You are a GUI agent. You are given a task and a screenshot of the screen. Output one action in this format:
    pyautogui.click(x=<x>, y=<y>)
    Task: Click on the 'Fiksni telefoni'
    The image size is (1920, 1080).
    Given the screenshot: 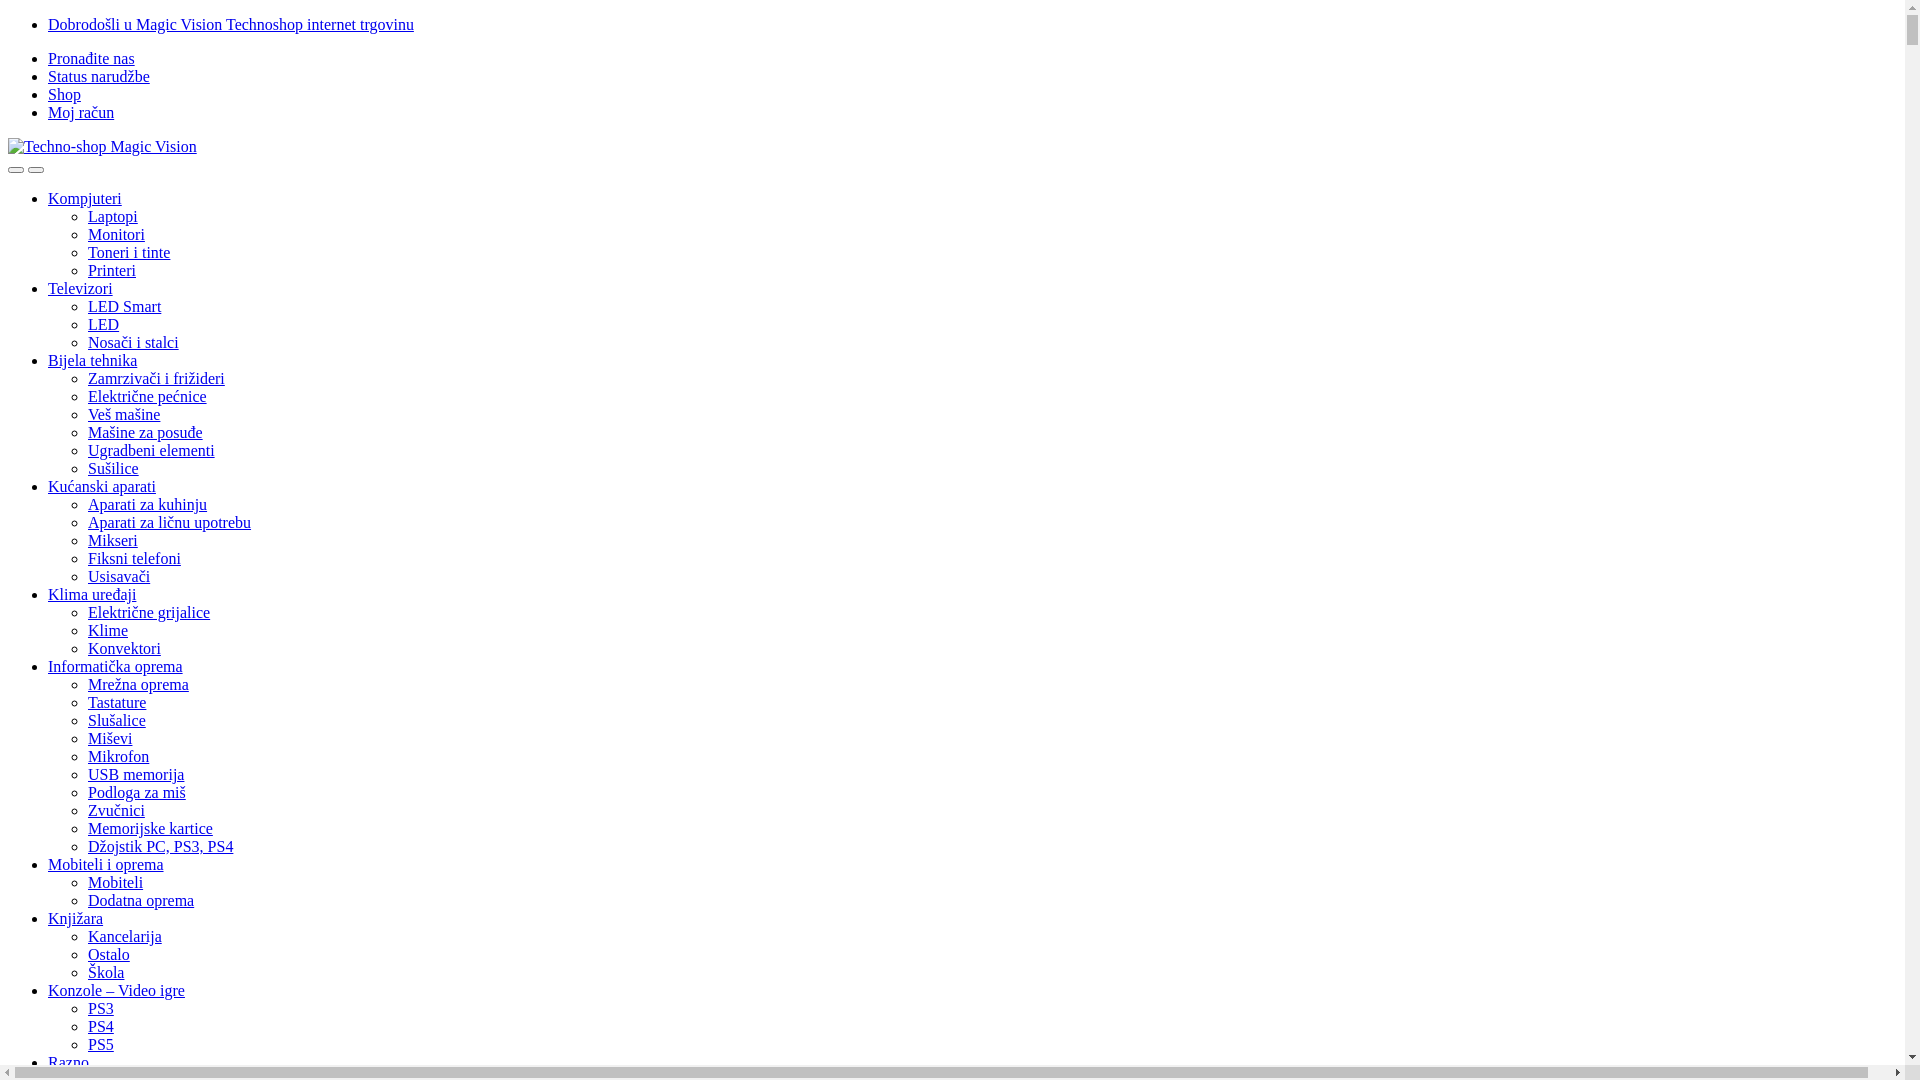 What is the action you would take?
    pyautogui.click(x=86, y=558)
    